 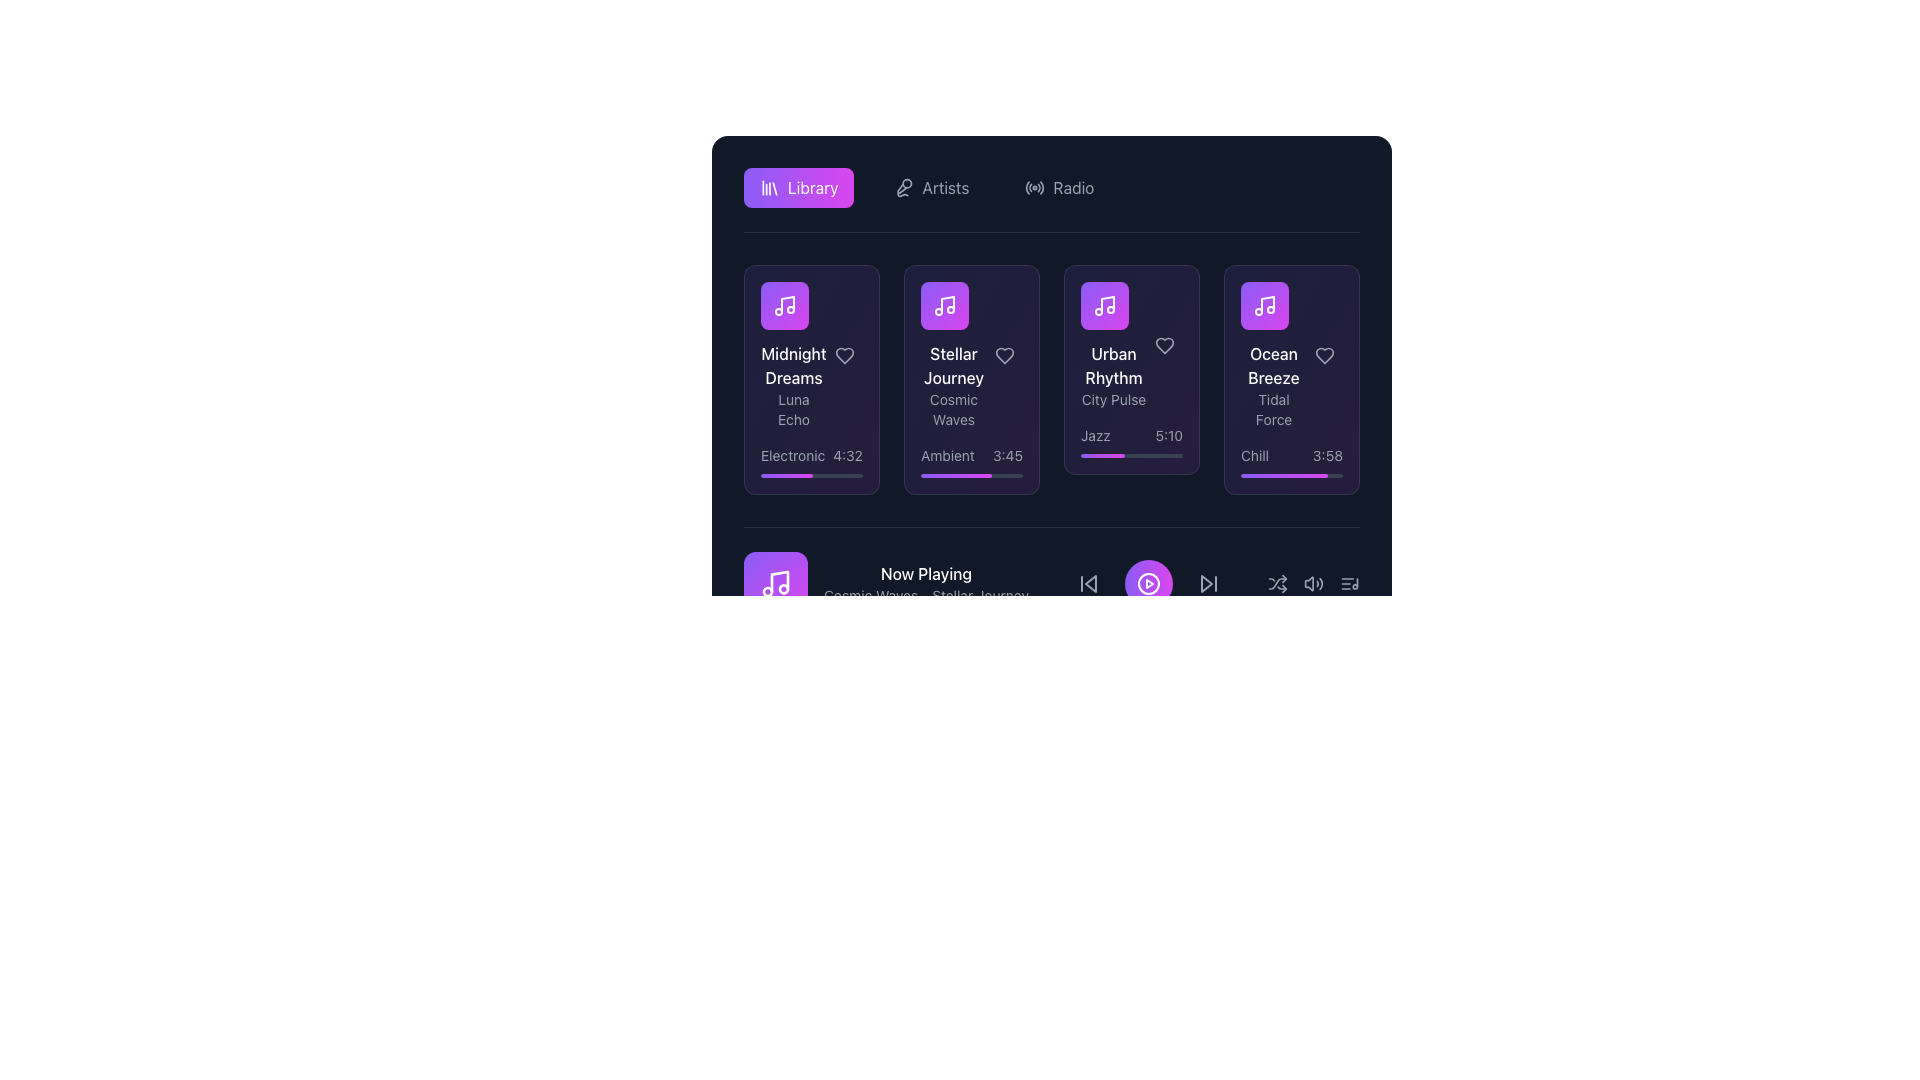 I want to click on the third music item card in the list, which is located between the 'Stellar Journey' card and 'Ocean Breeze' card, so click(x=1112, y=345).